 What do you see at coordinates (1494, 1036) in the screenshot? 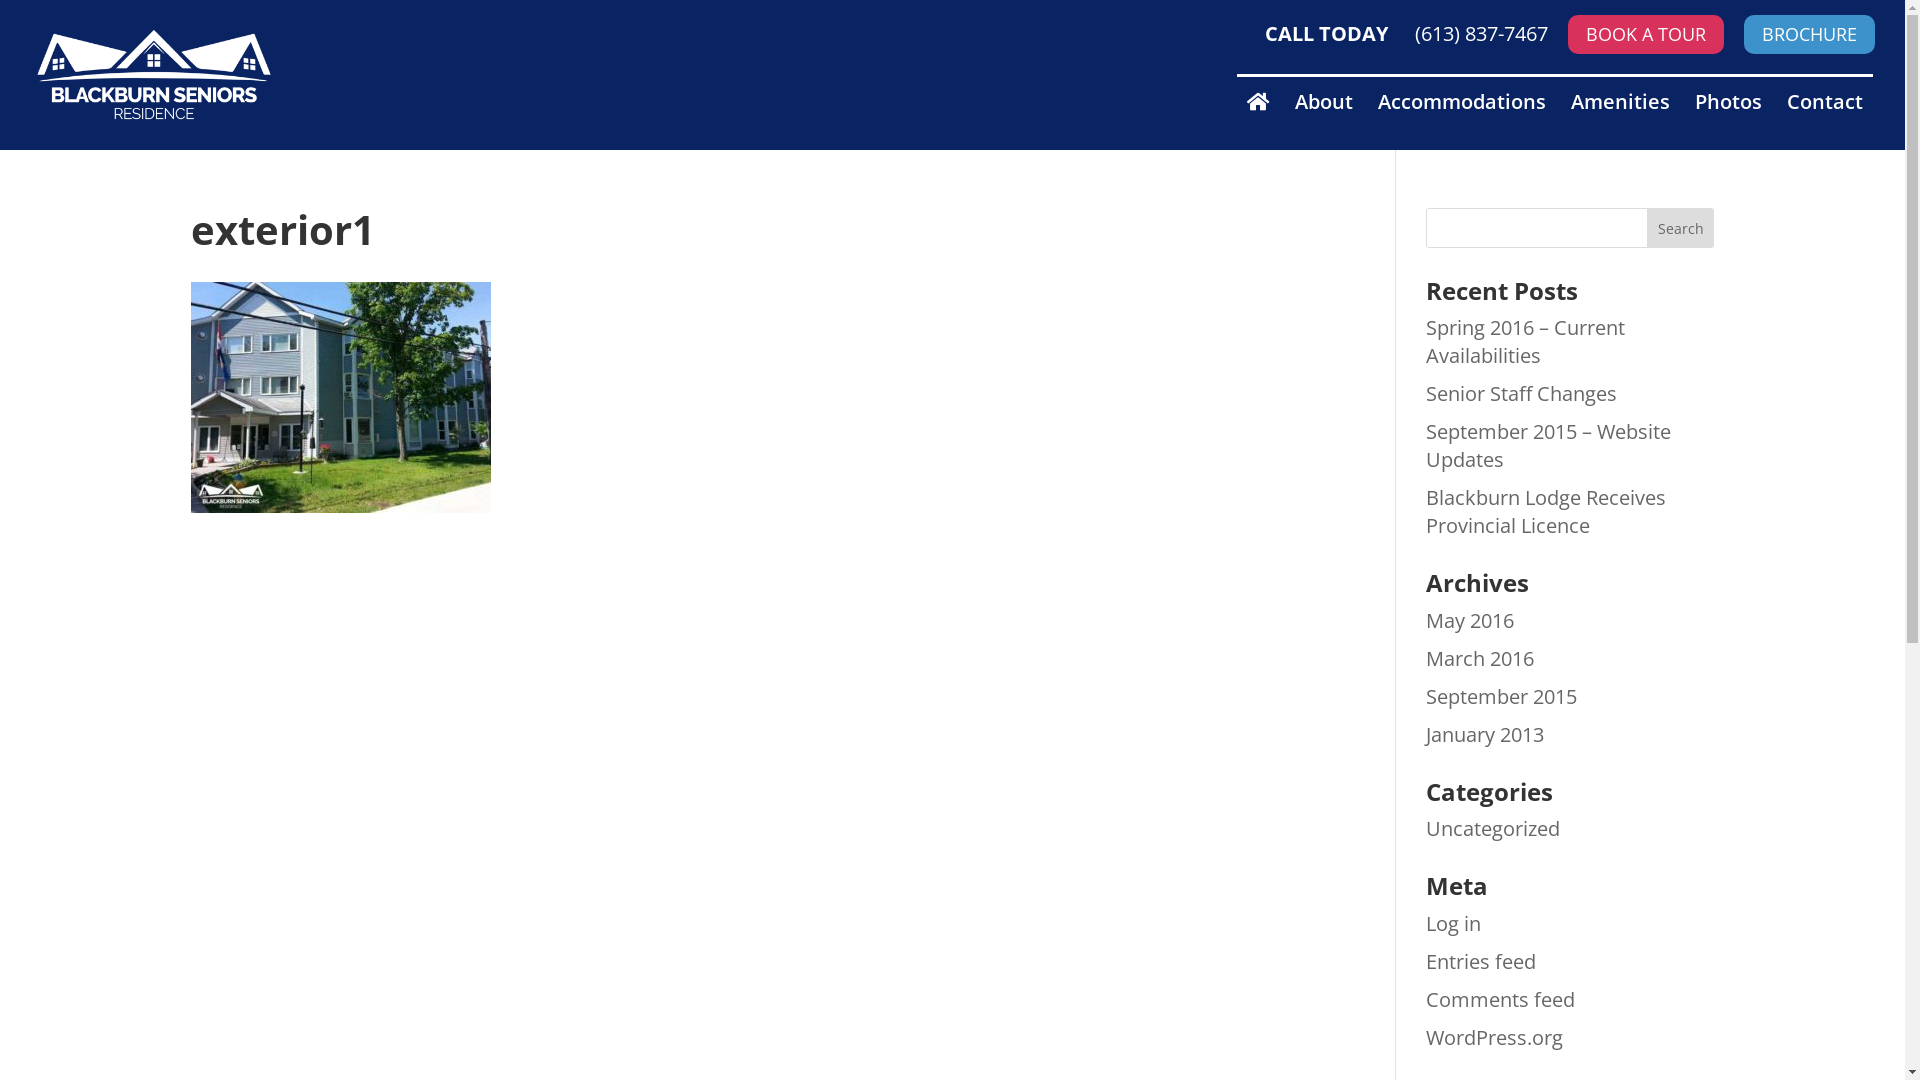
I see `'WordPress.org'` at bounding box center [1494, 1036].